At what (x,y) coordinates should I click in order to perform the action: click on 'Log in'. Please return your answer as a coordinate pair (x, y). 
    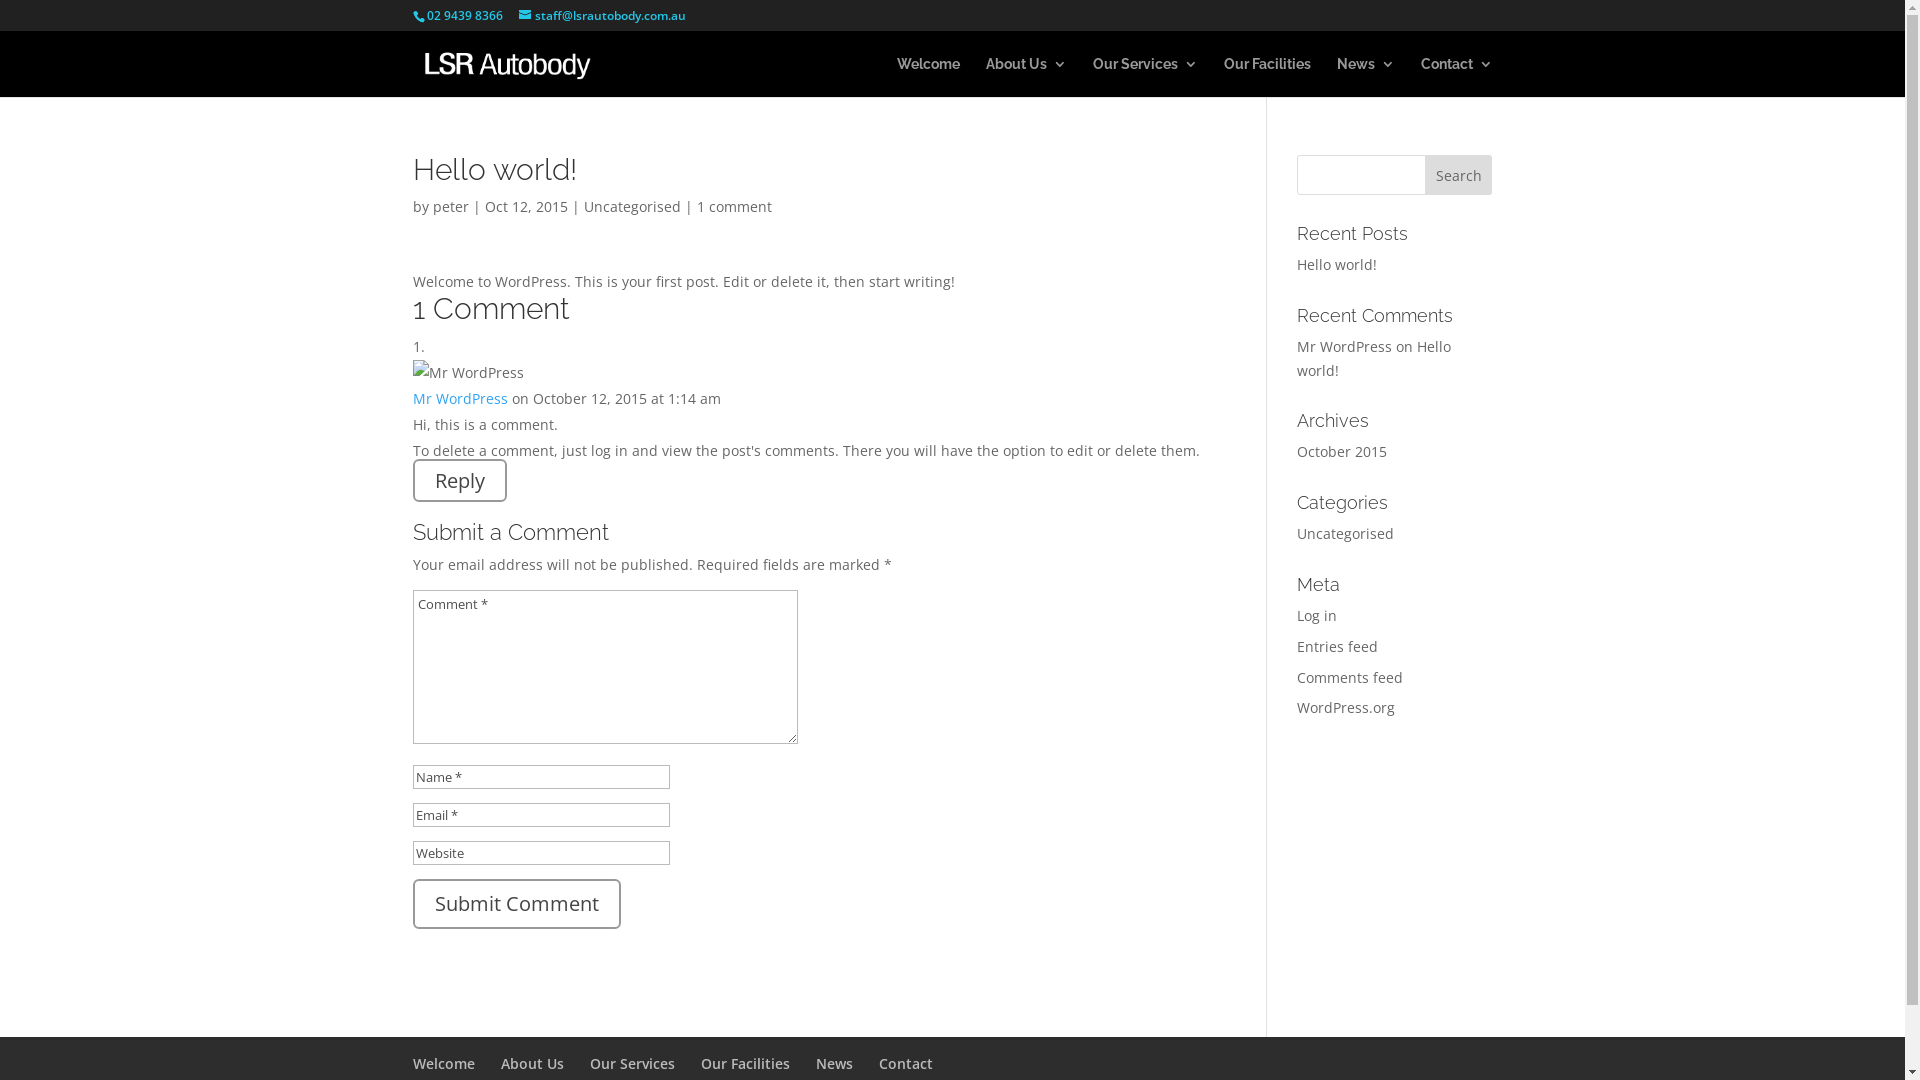
    Looking at the image, I should click on (1316, 614).